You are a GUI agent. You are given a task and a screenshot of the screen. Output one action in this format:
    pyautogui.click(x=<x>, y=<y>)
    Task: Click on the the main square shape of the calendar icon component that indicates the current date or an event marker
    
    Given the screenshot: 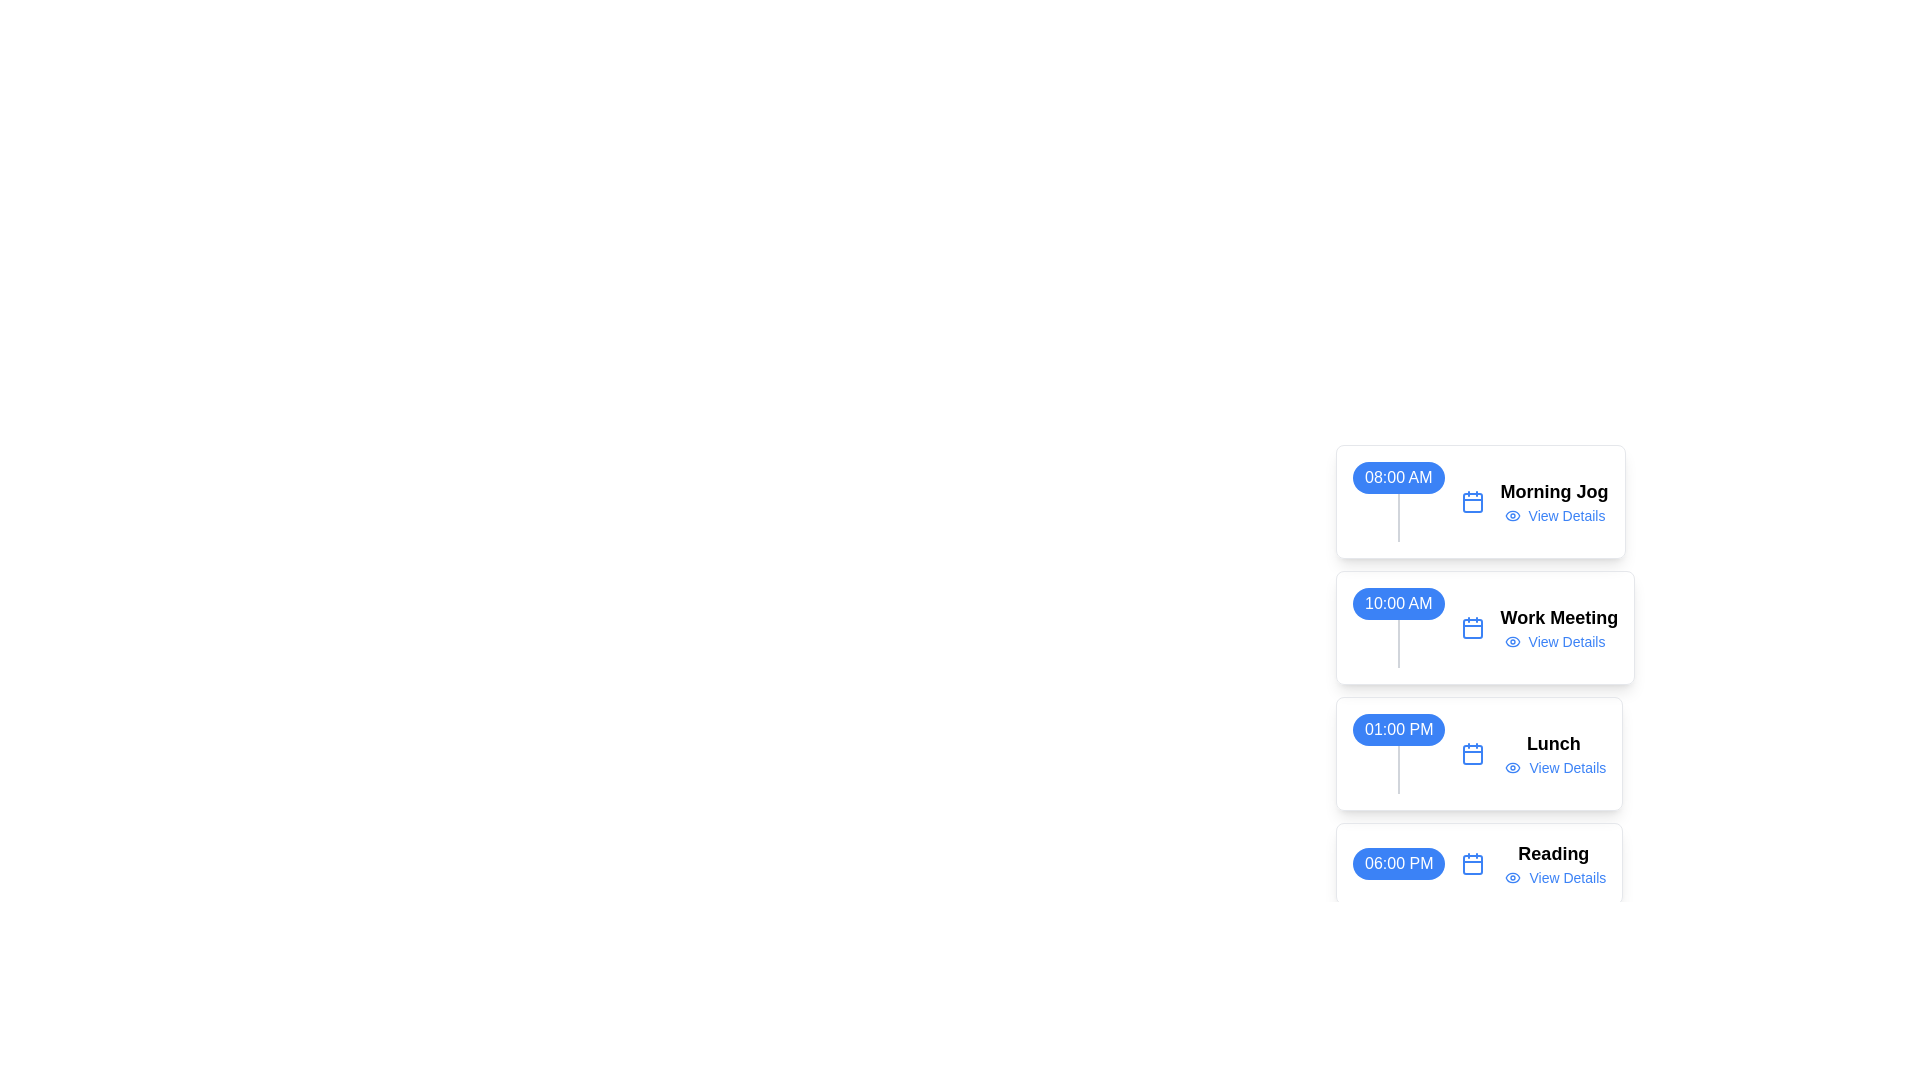 What is the action you would take?
    pyautogui.click(x=1472, y=501)
    